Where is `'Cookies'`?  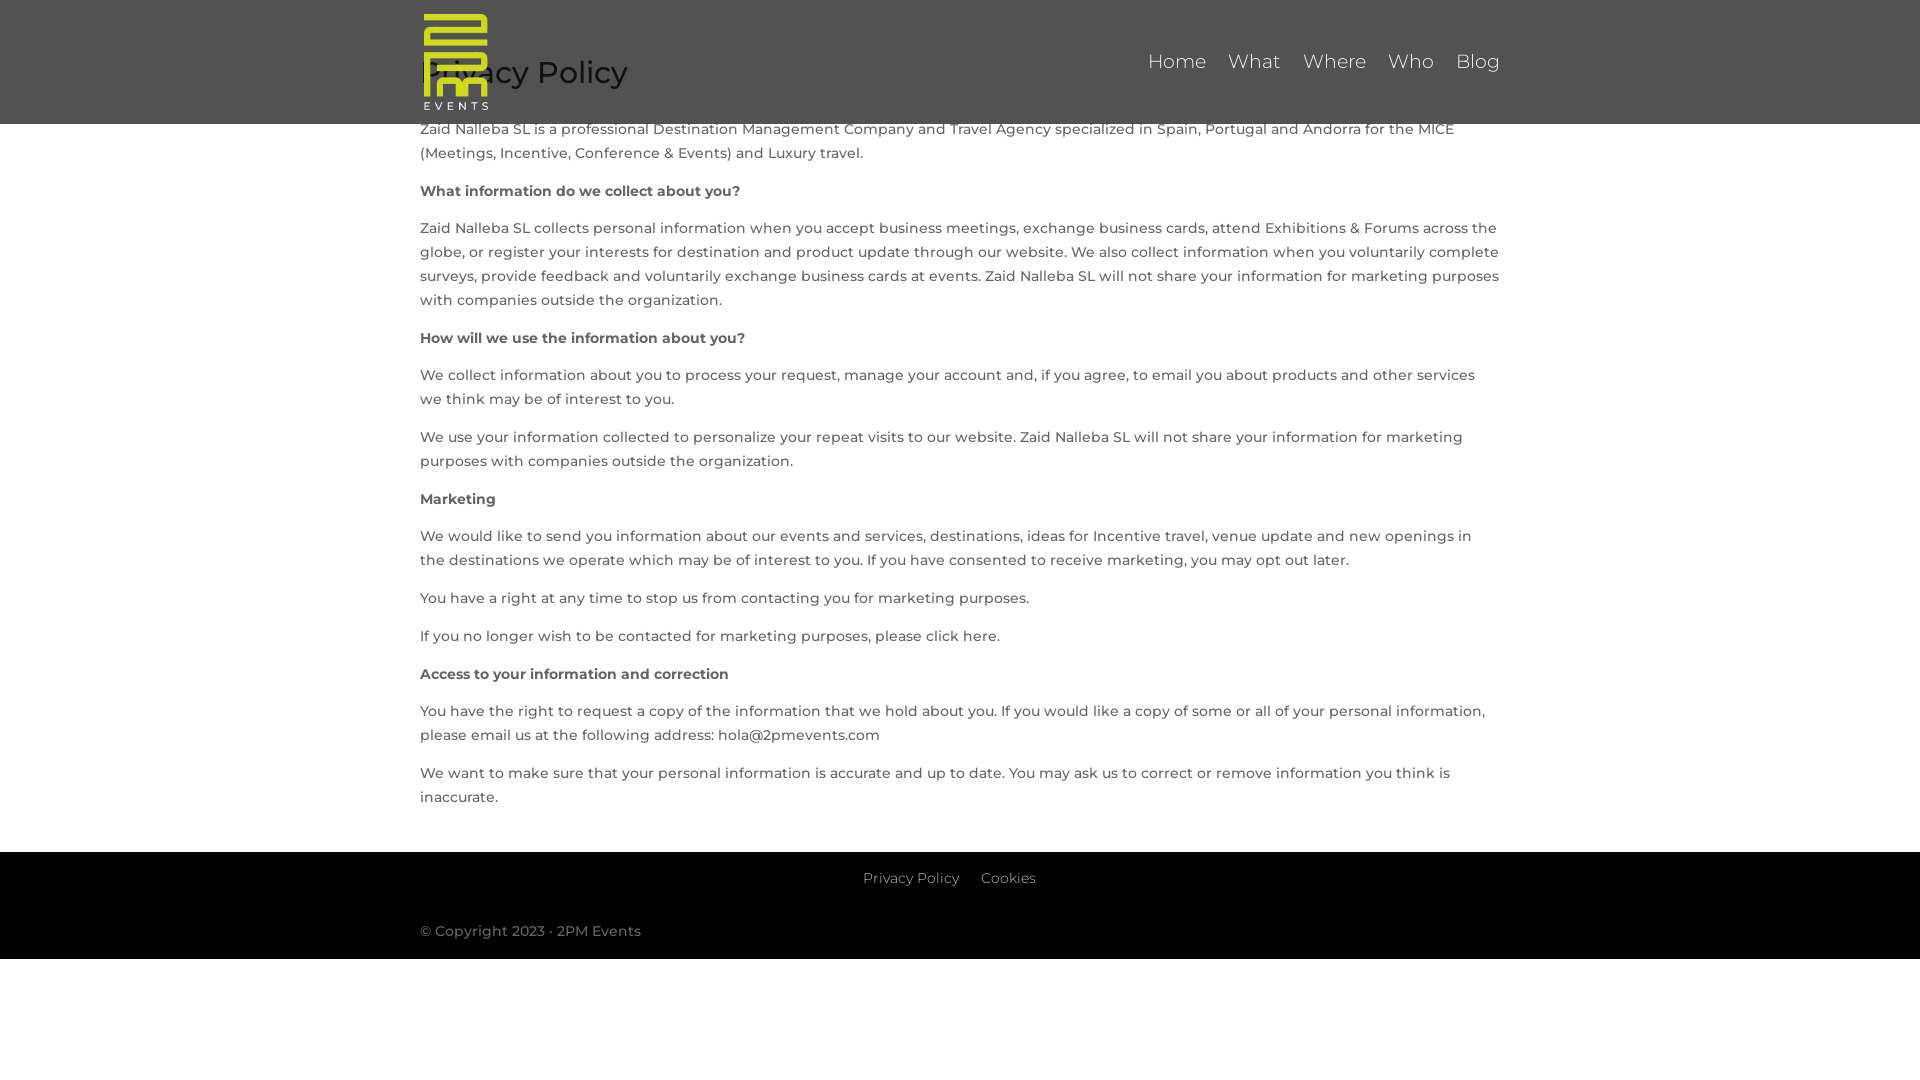 'Cookies' is located at coordinates (1007, 877).